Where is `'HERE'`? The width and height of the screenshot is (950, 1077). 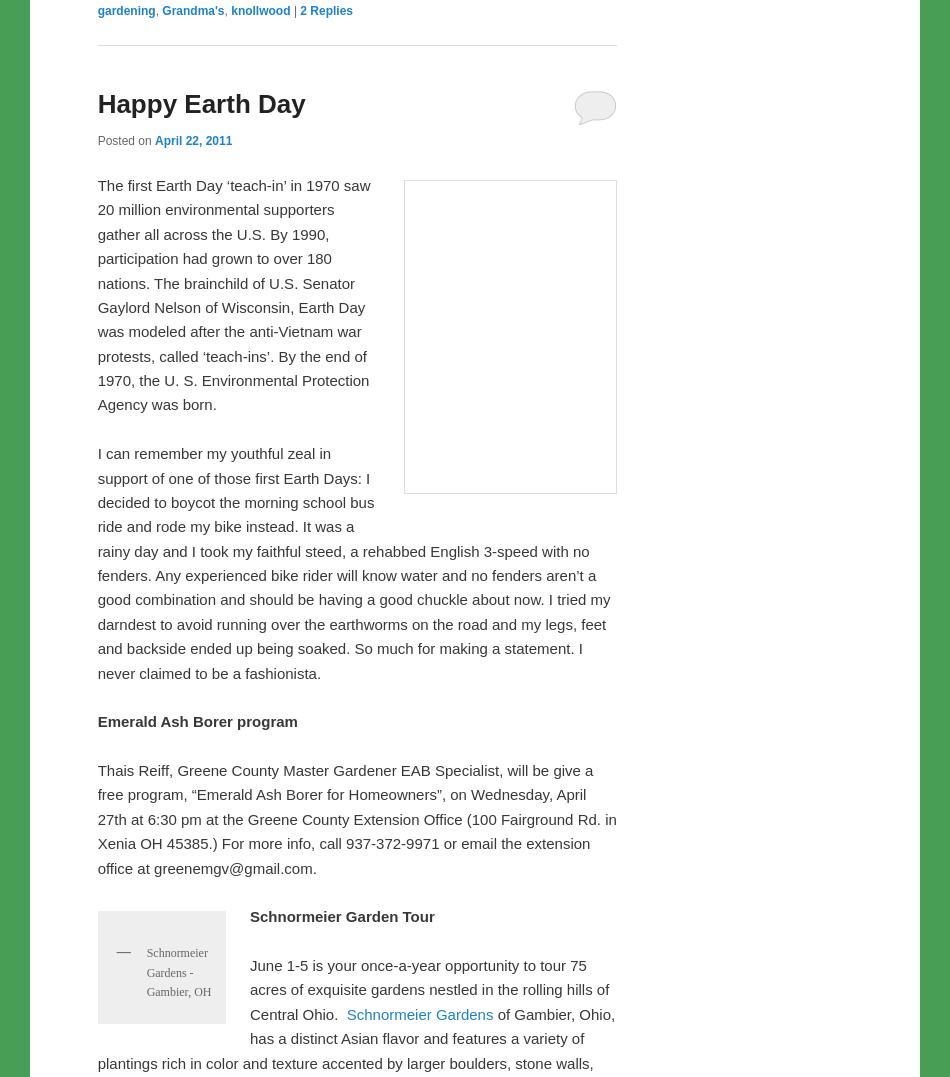
'HERE' is located at coordinates (176, 133).